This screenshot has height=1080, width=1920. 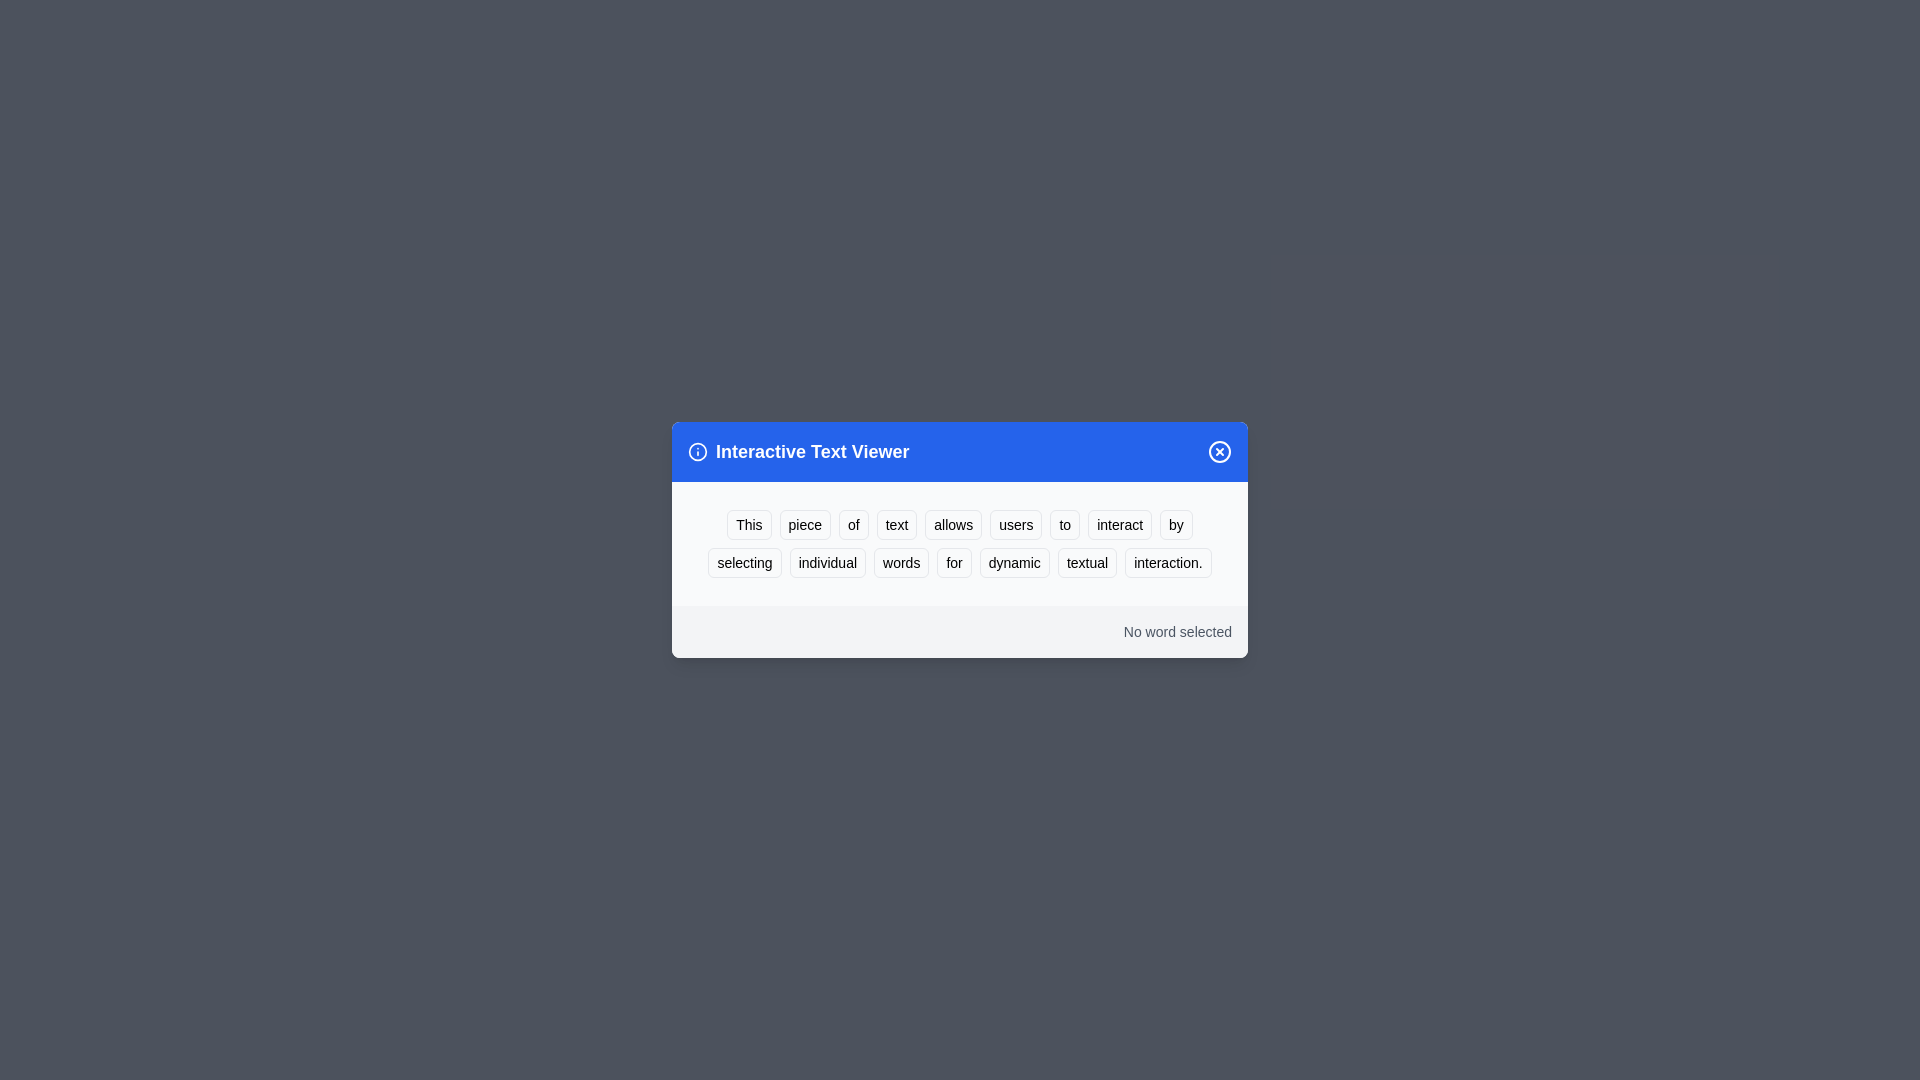 I want to click on the word 'textual' to highlight it, so click(x=1086, y=563).